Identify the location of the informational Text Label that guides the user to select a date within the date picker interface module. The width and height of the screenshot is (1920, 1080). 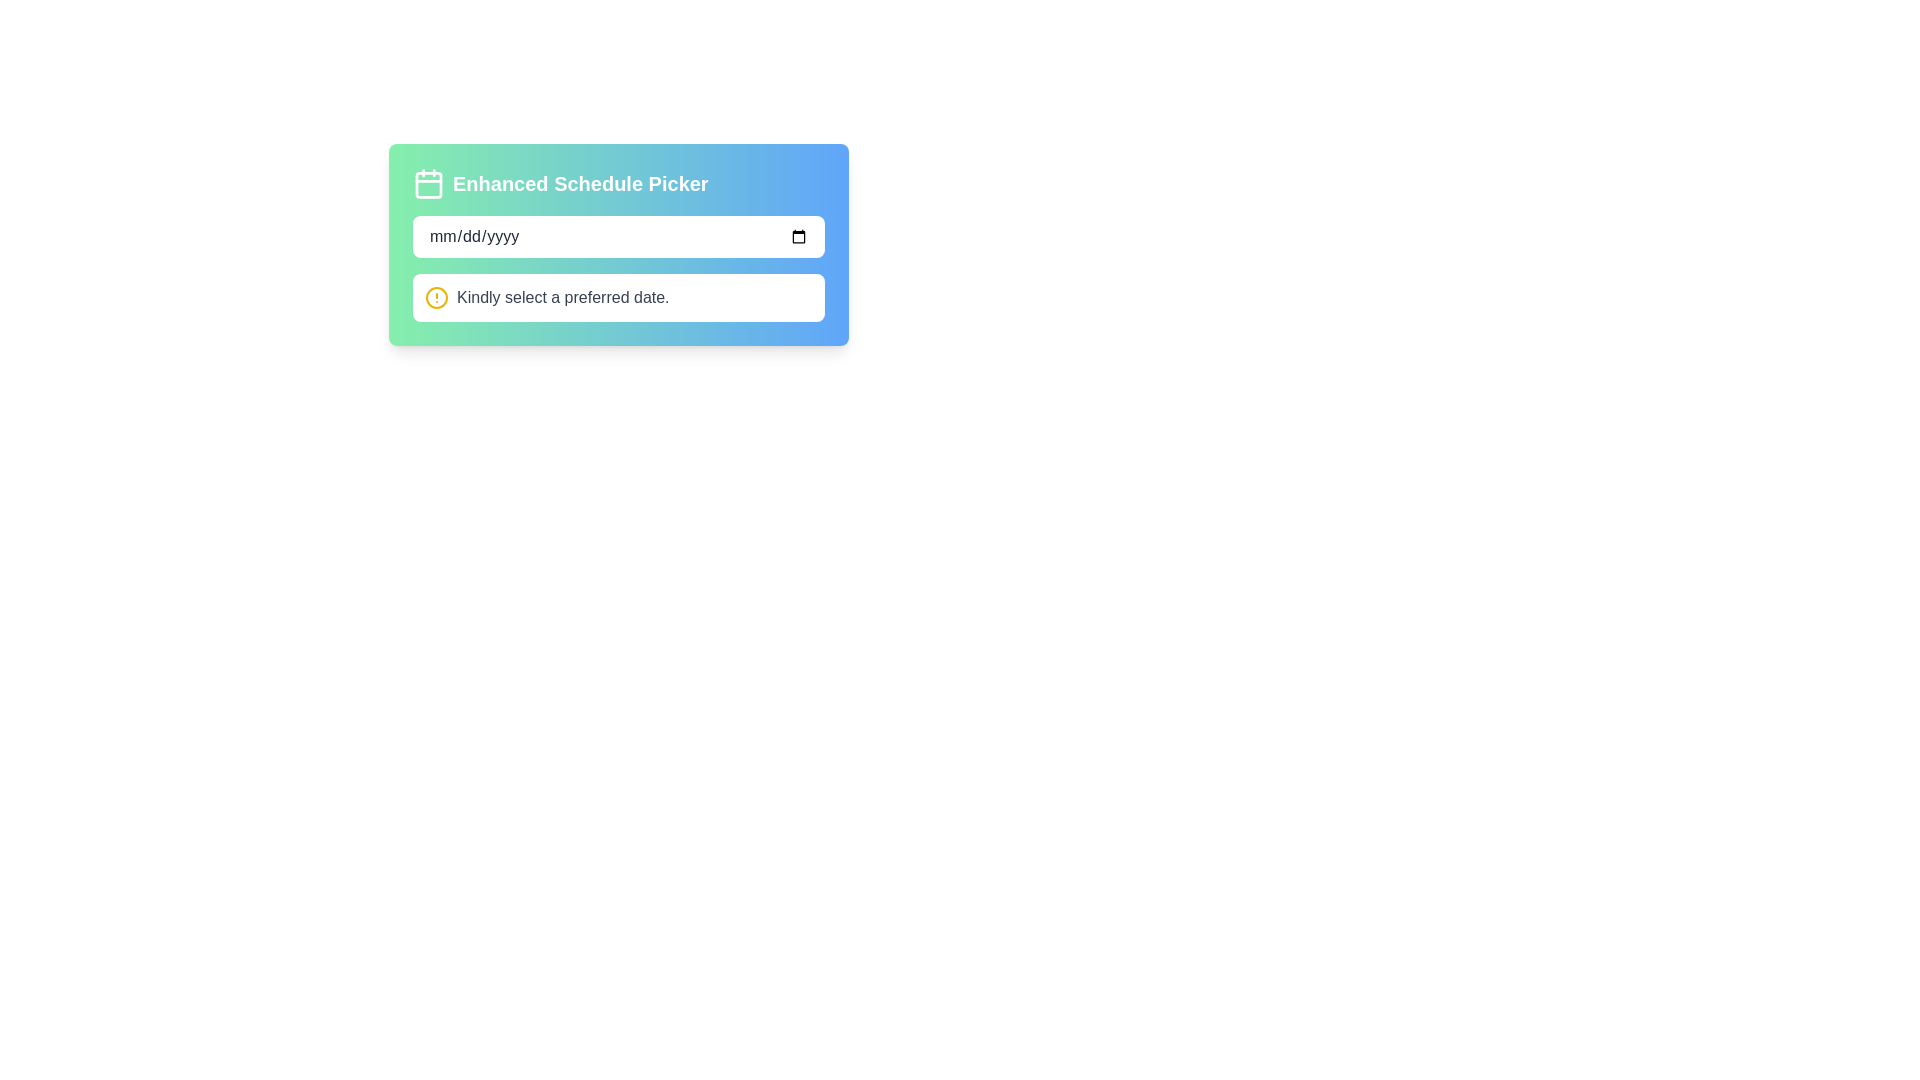
(562, 297).